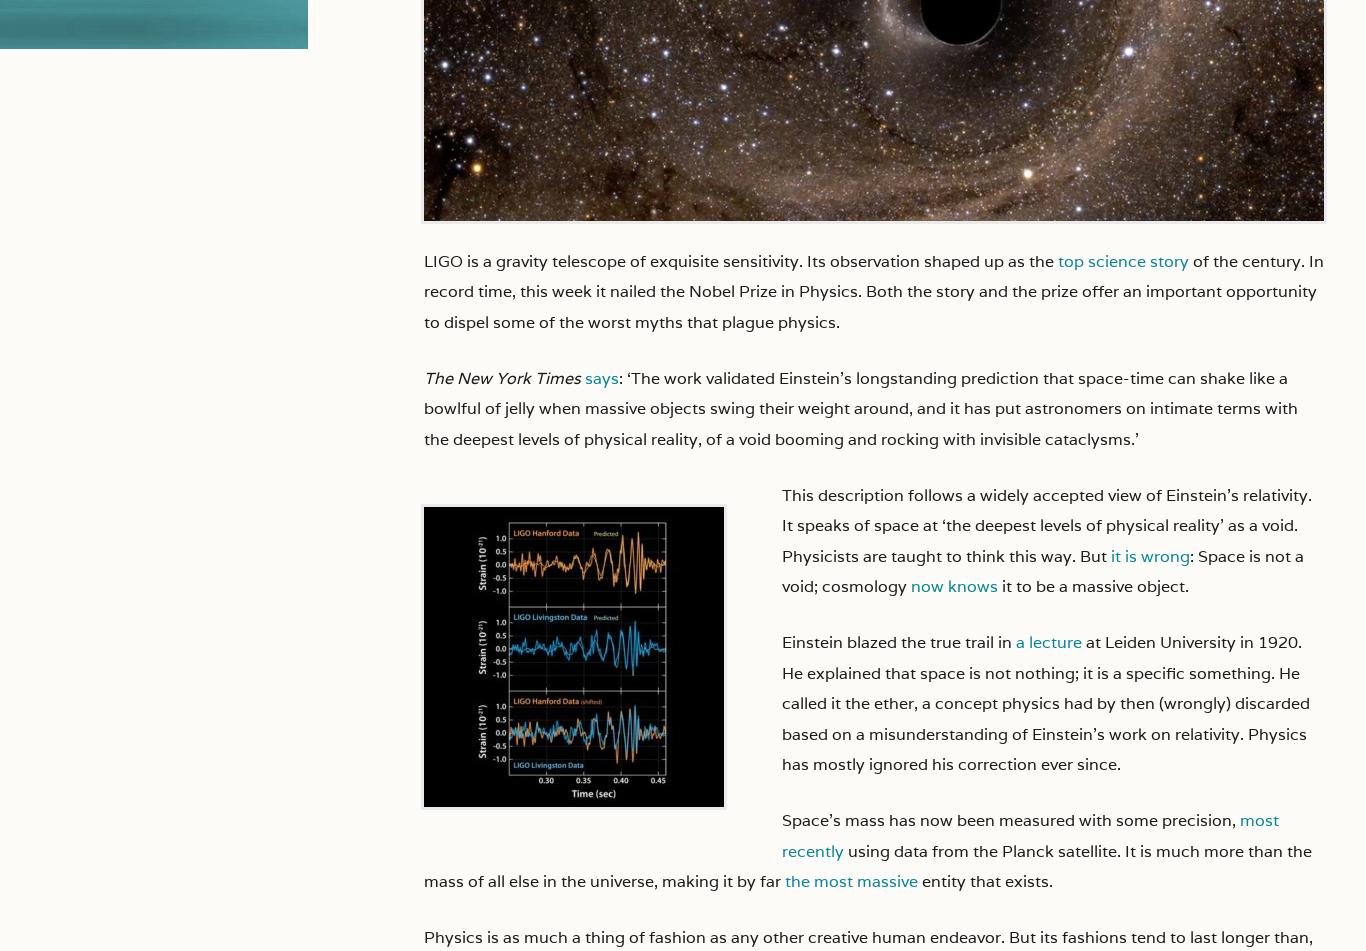 The width and height of the screenshot is (1366, 951). Describe the element at coordinates (1010, 819) in the screenshot. I see `'Space’s mass has now been measured with some precision,'` at that location.